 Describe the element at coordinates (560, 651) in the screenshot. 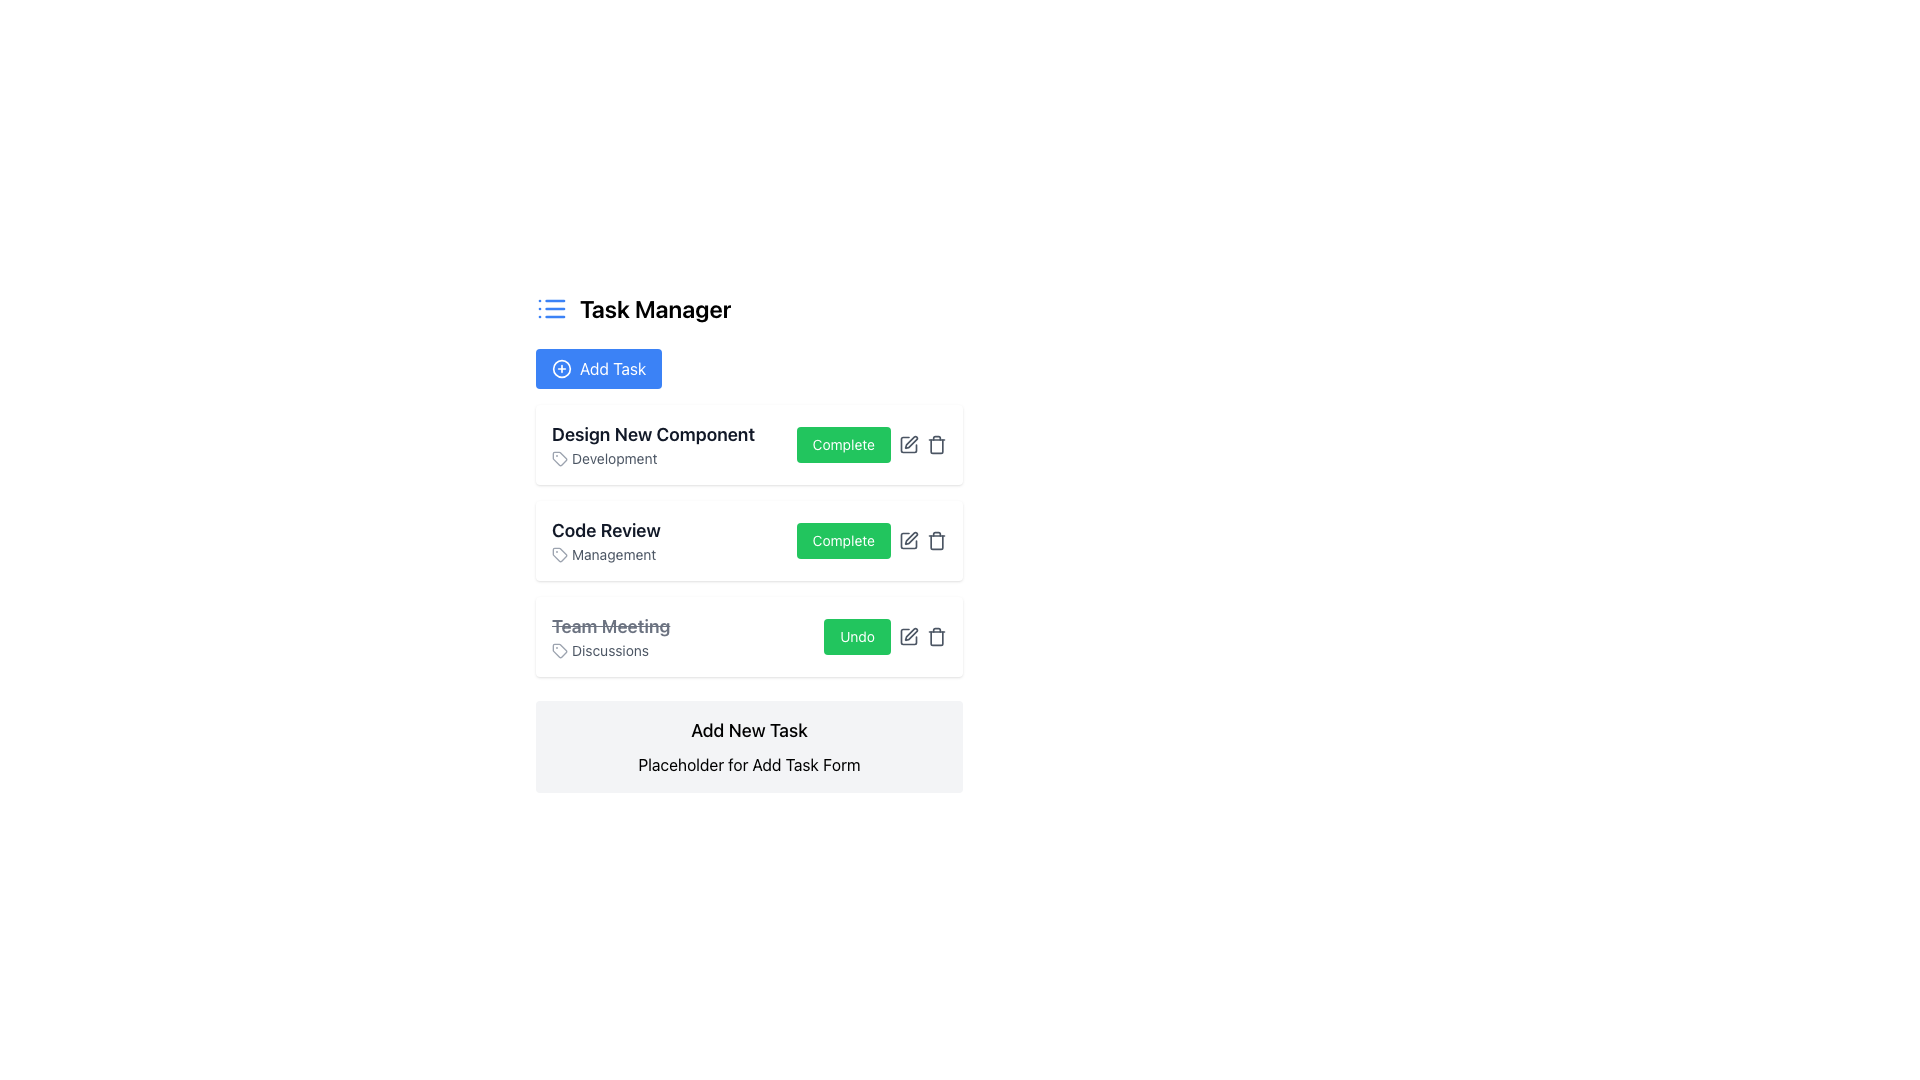

I see `the icon located to the left of the 'Discussions' text, which is the last visible entry in the list` at that location.